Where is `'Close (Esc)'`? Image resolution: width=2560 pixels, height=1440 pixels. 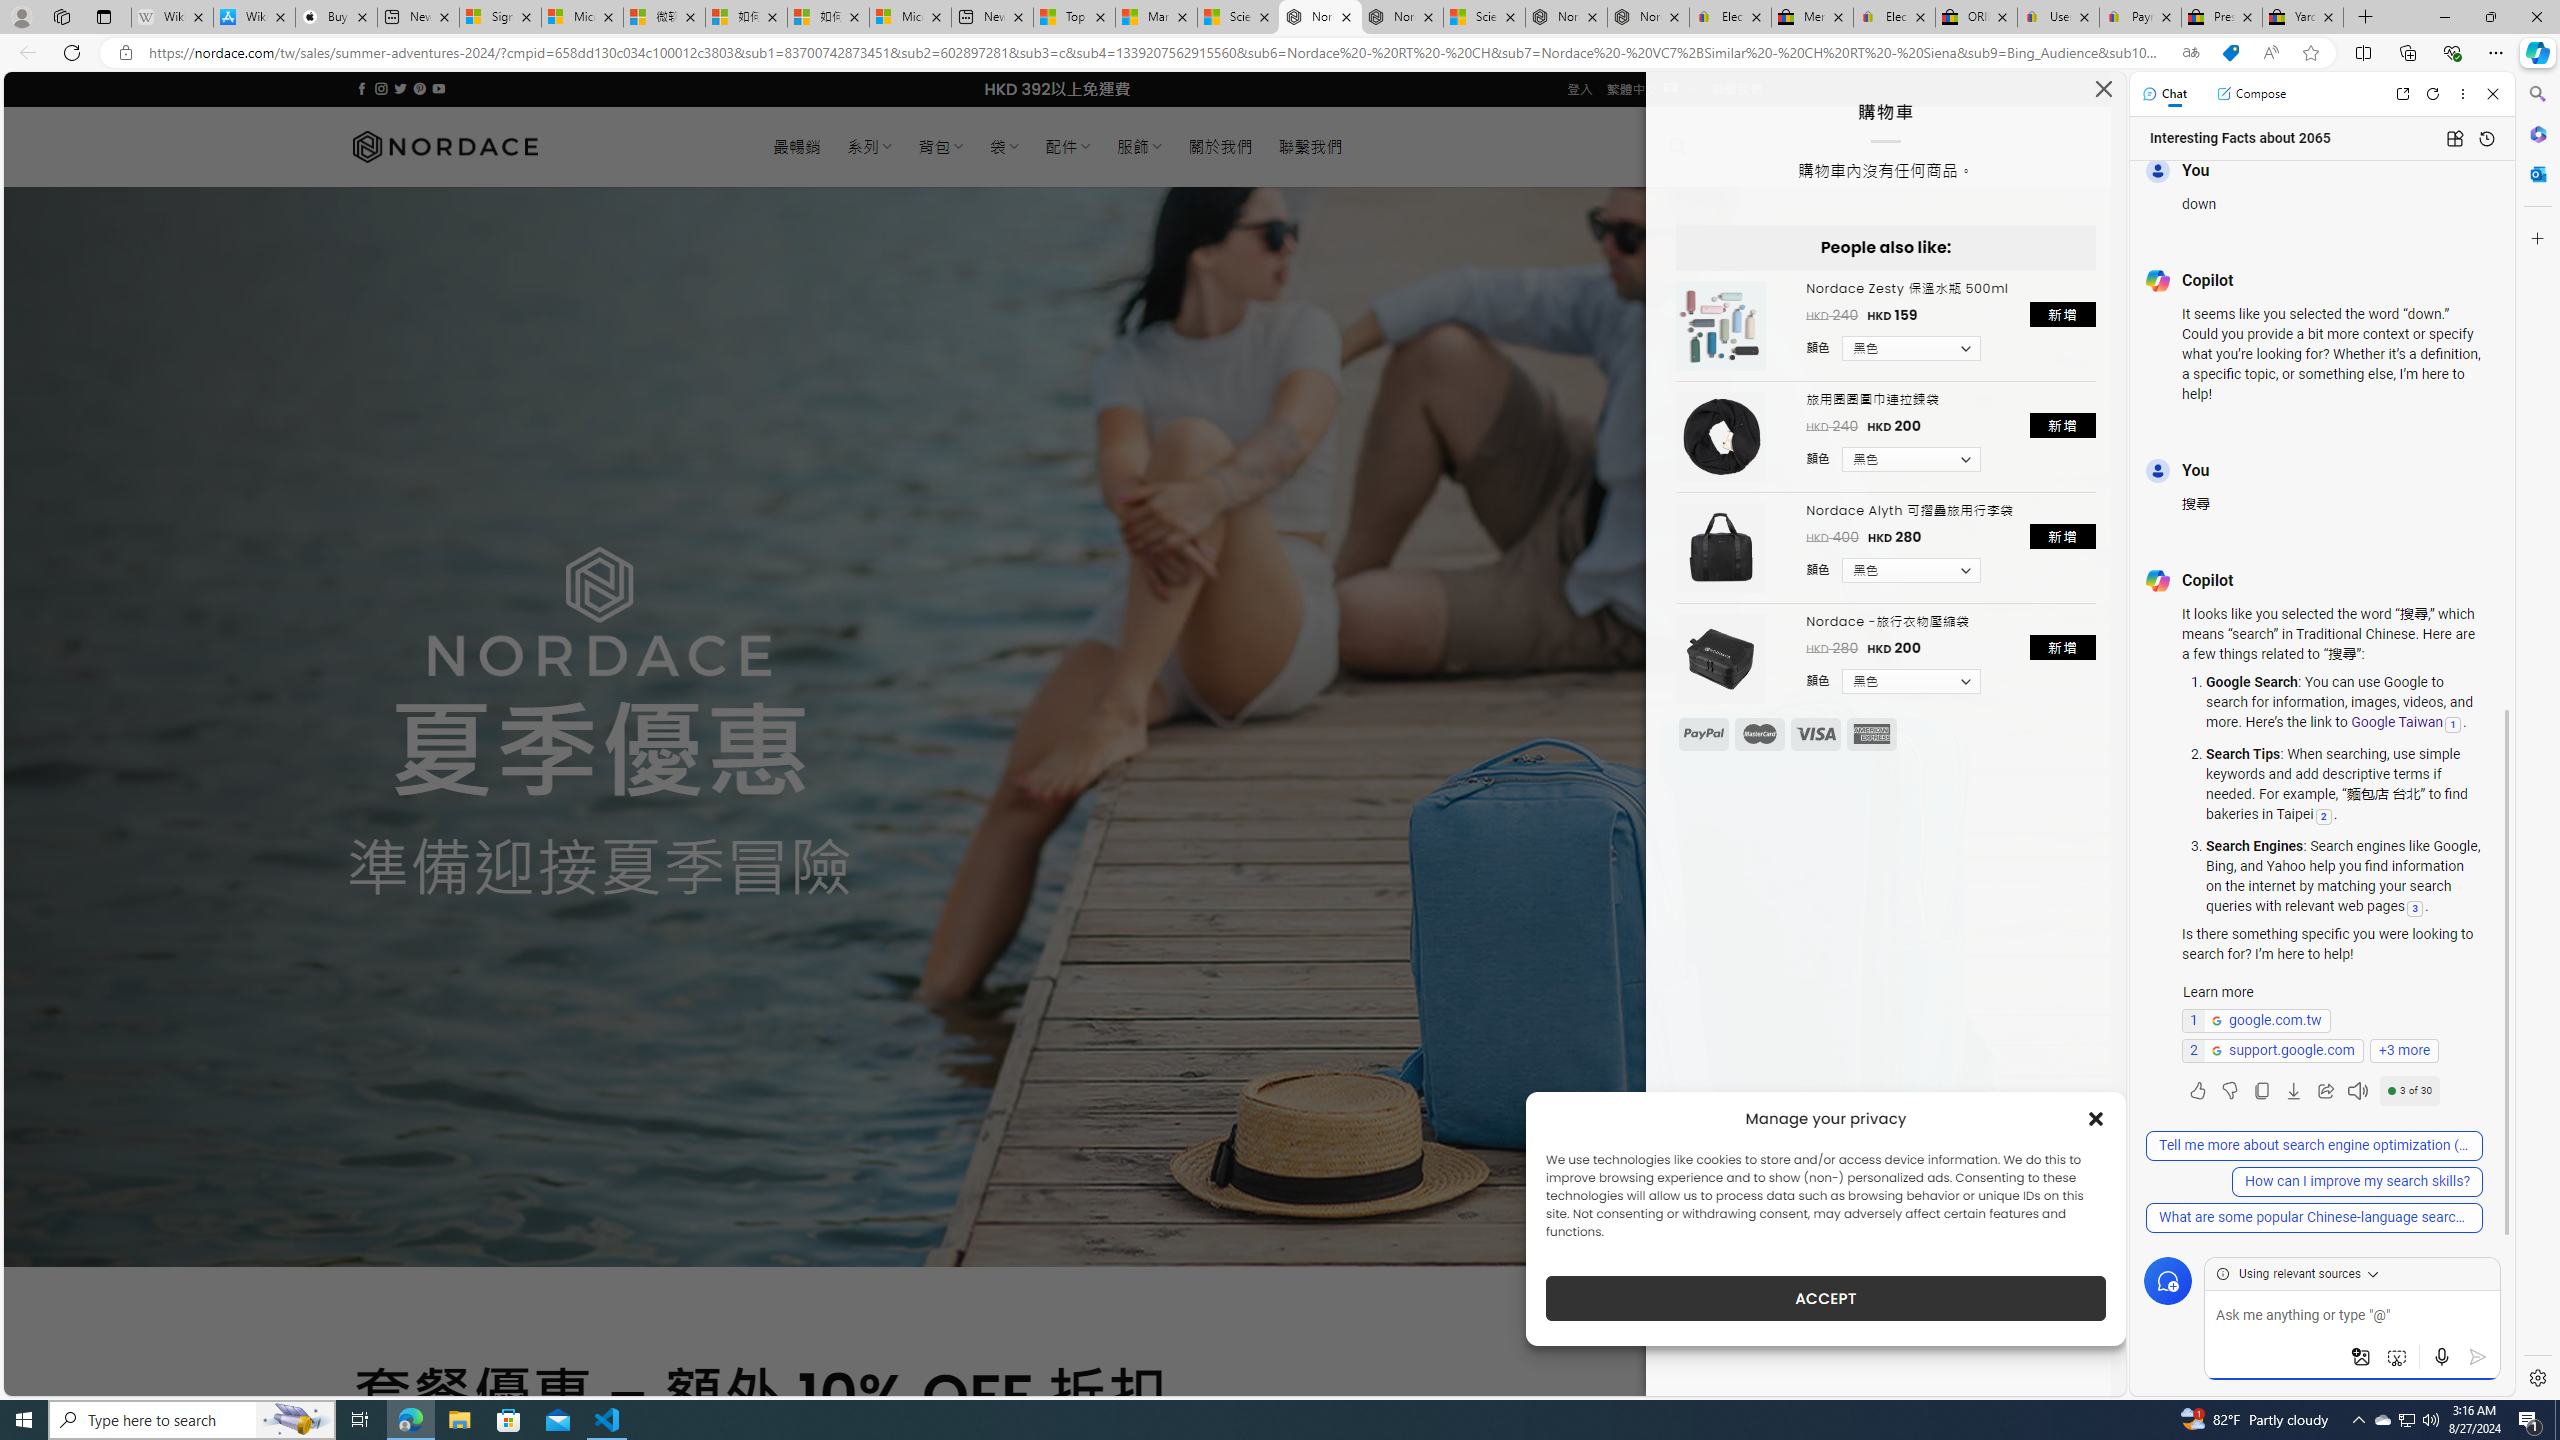 'Close (Esc)' is located at coordinates (2103, 93).